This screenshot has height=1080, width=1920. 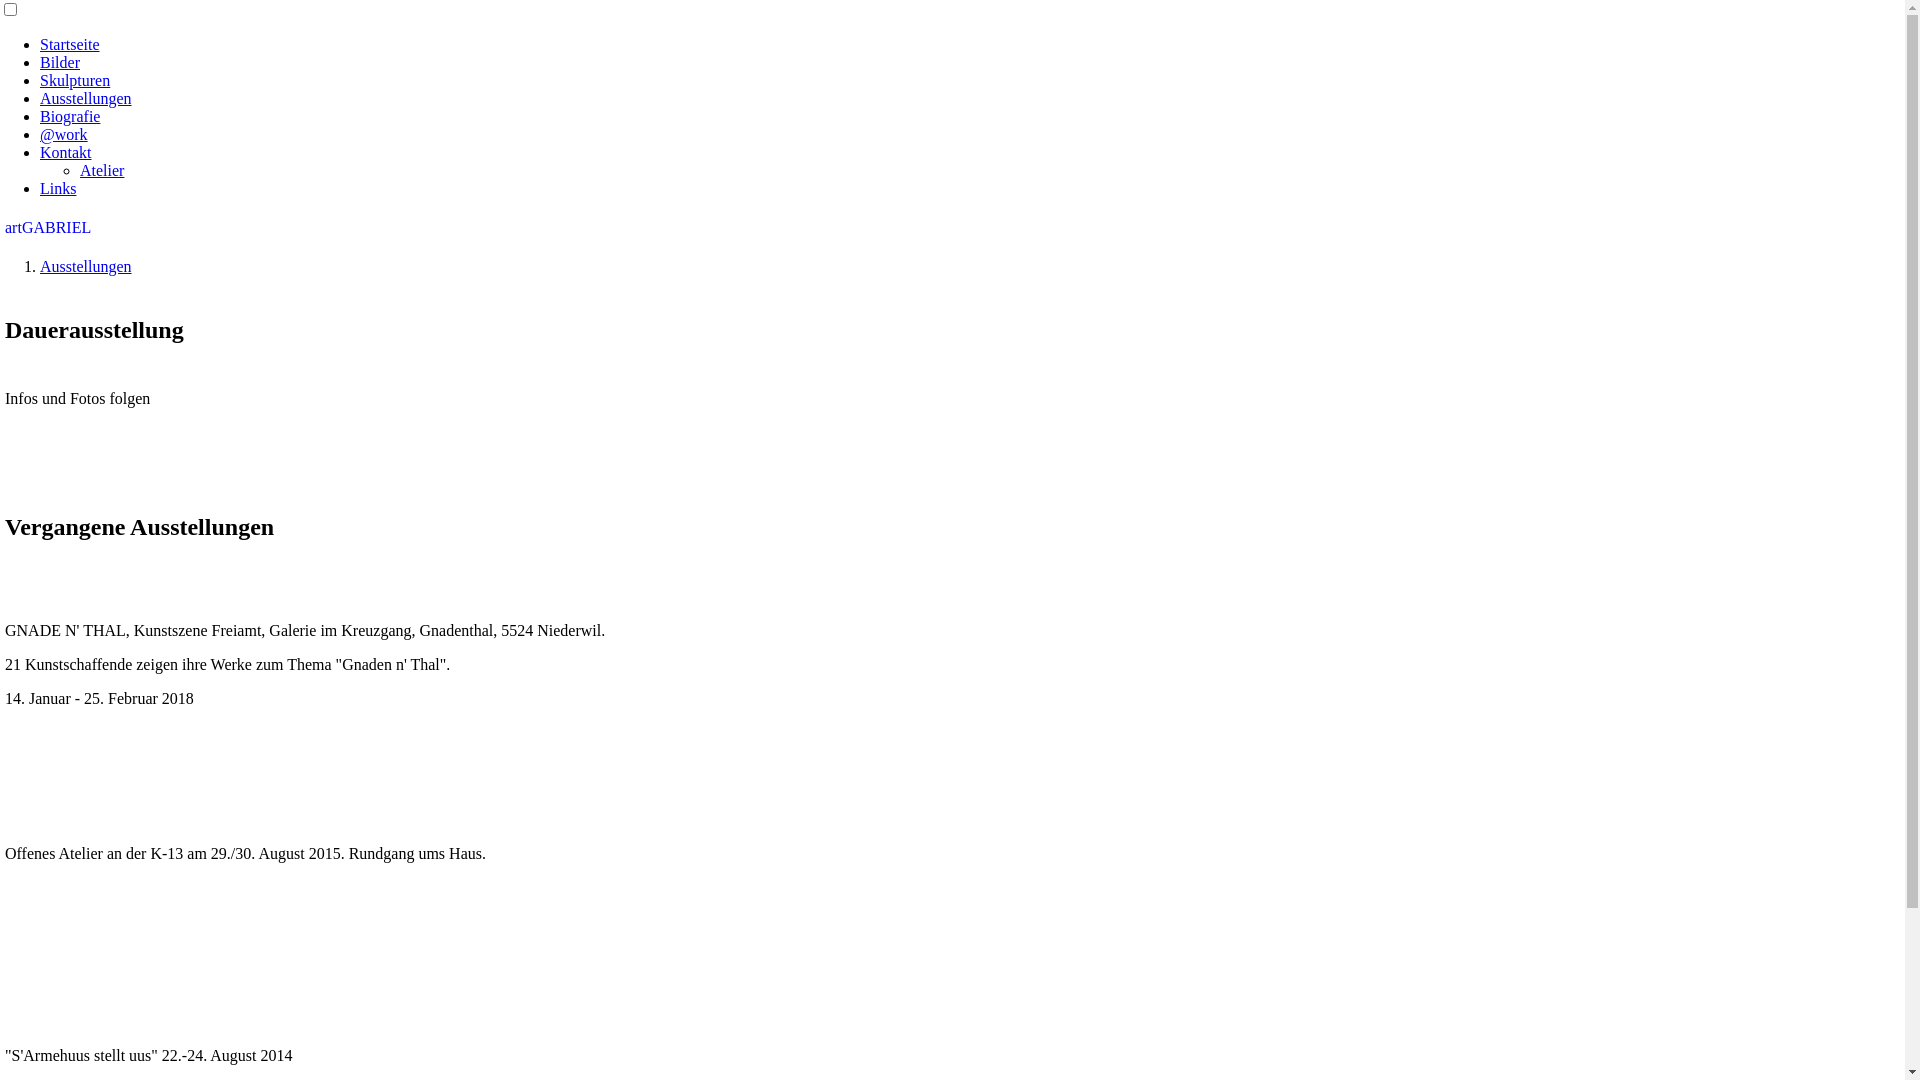 I want to click on 'Ausstellungen', so click(x=85, y=98).